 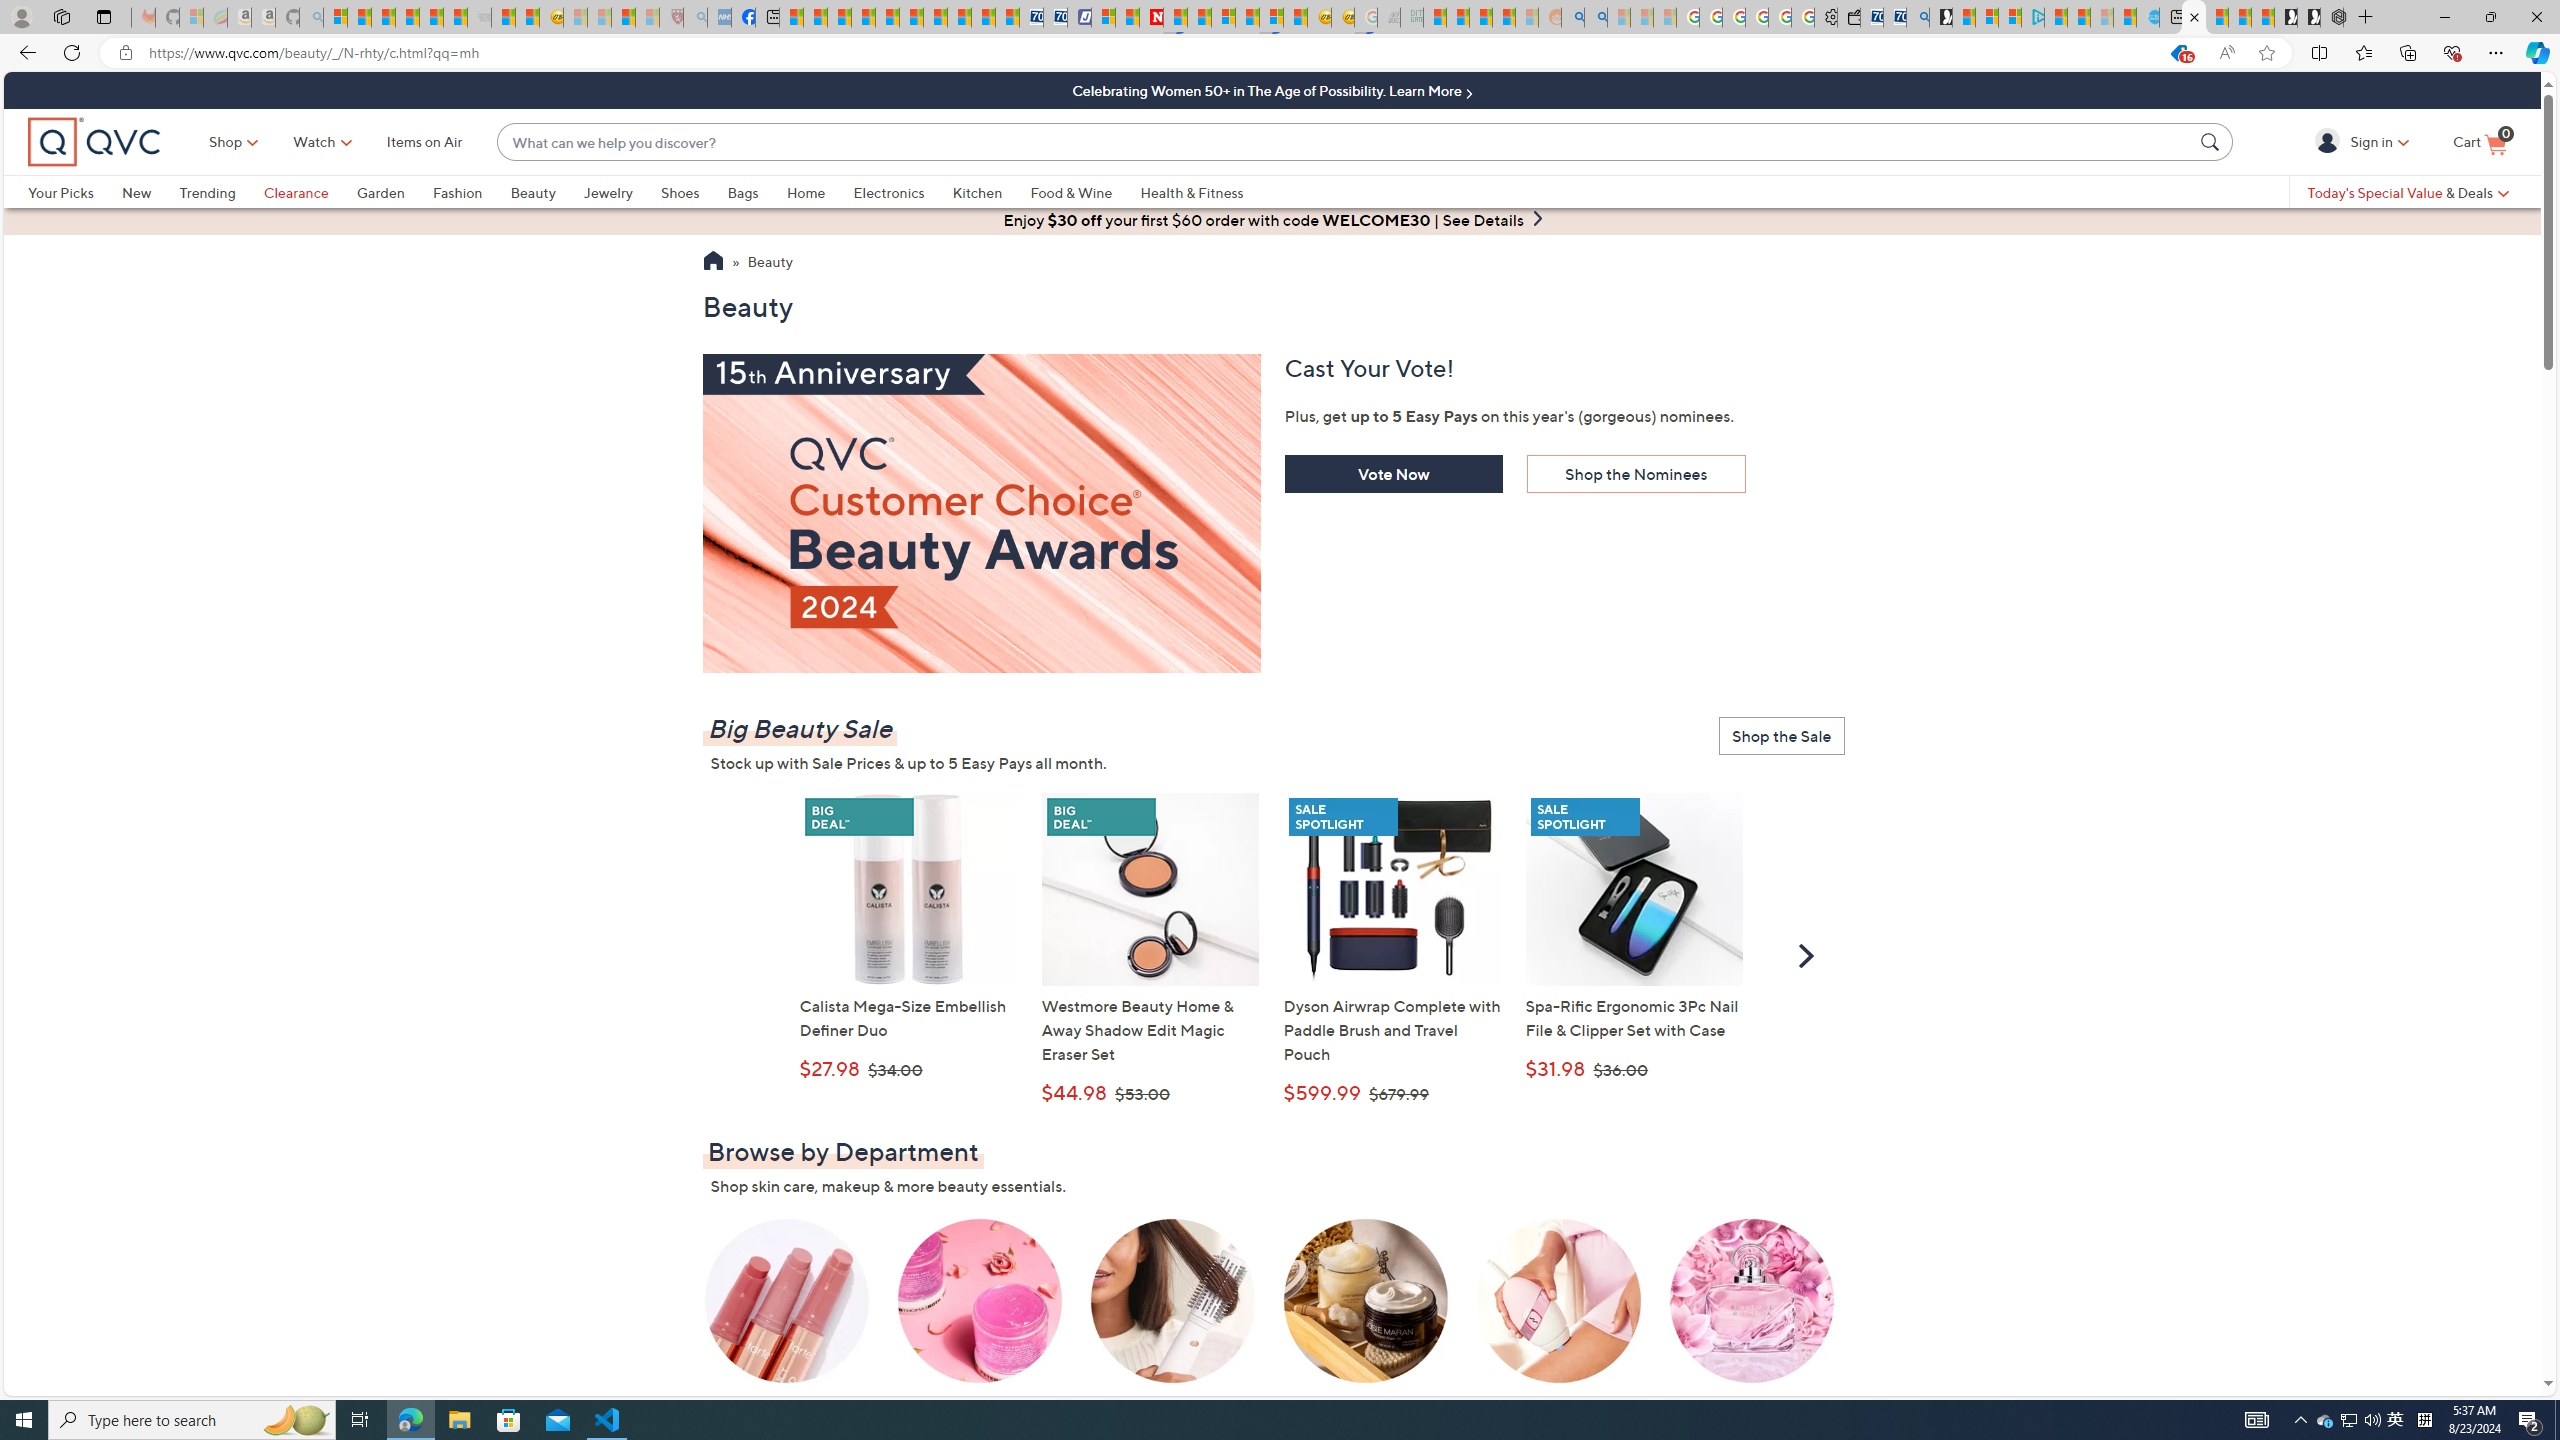 I want to click on 'Clearance', so click(x=295, y=191).